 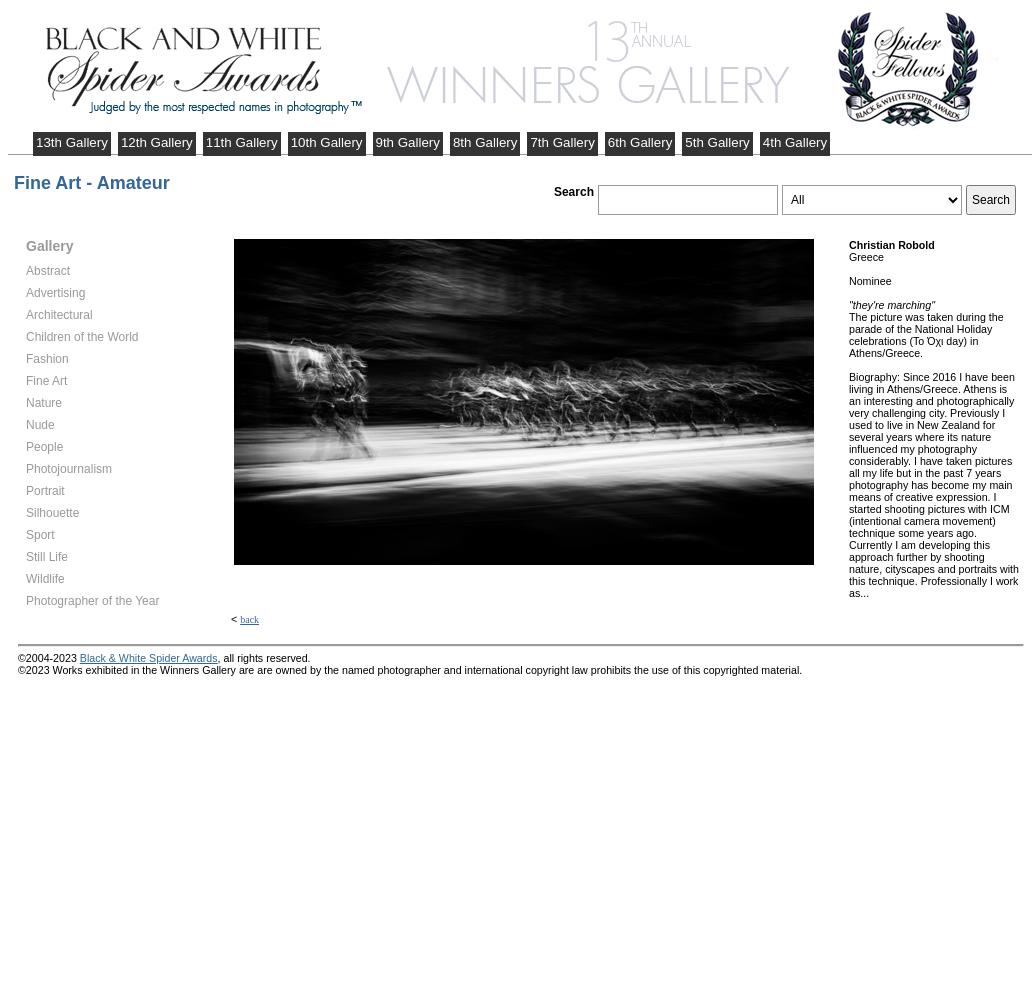 What do you see at coordinates (849, 244) in the screenshot?
I see `'Christian Robold'` at bounding box center [849, 244].